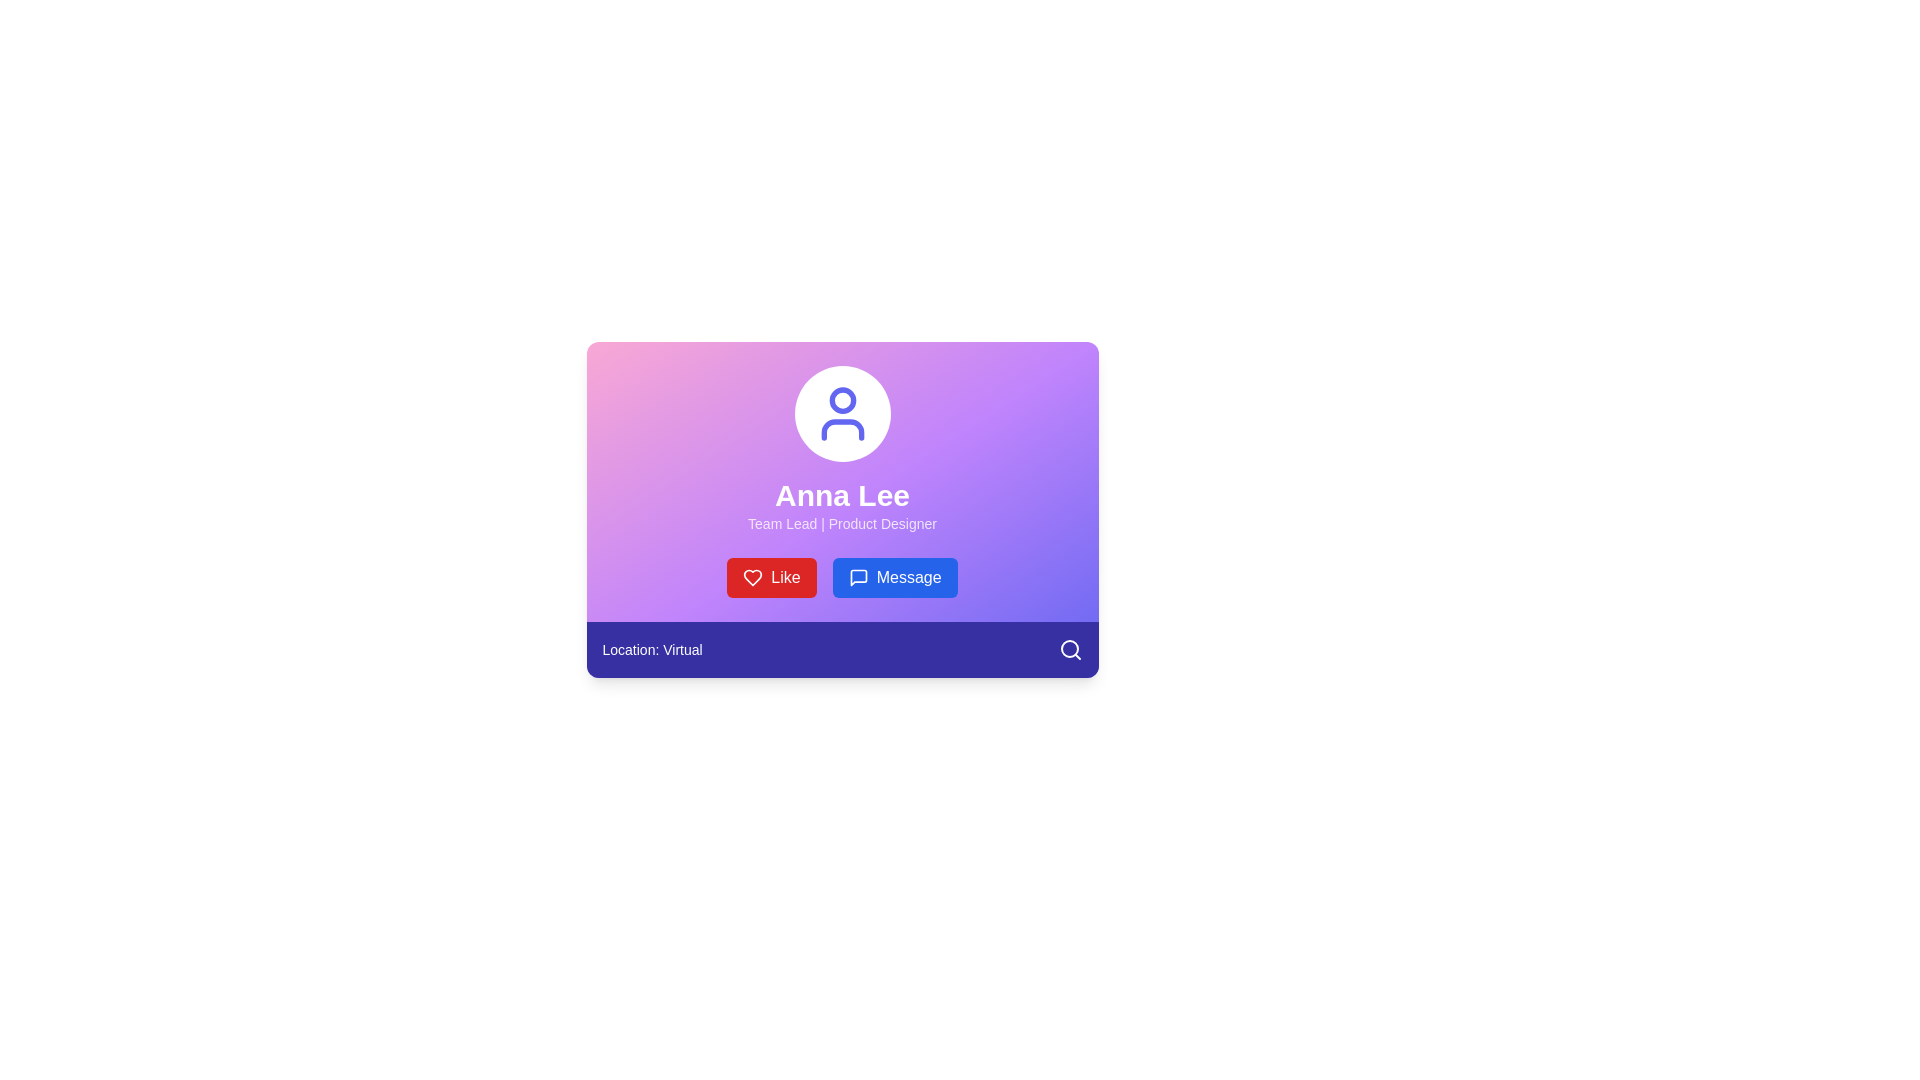 The height and width of the screenshot is (1080, 1920). What do you see at coordinates (771, 578) in the screenshot?
I see `the red rectangular 'Like' button with rounded corners that has a heart icon on its left side to like the content` at bounding box center [771, 578].